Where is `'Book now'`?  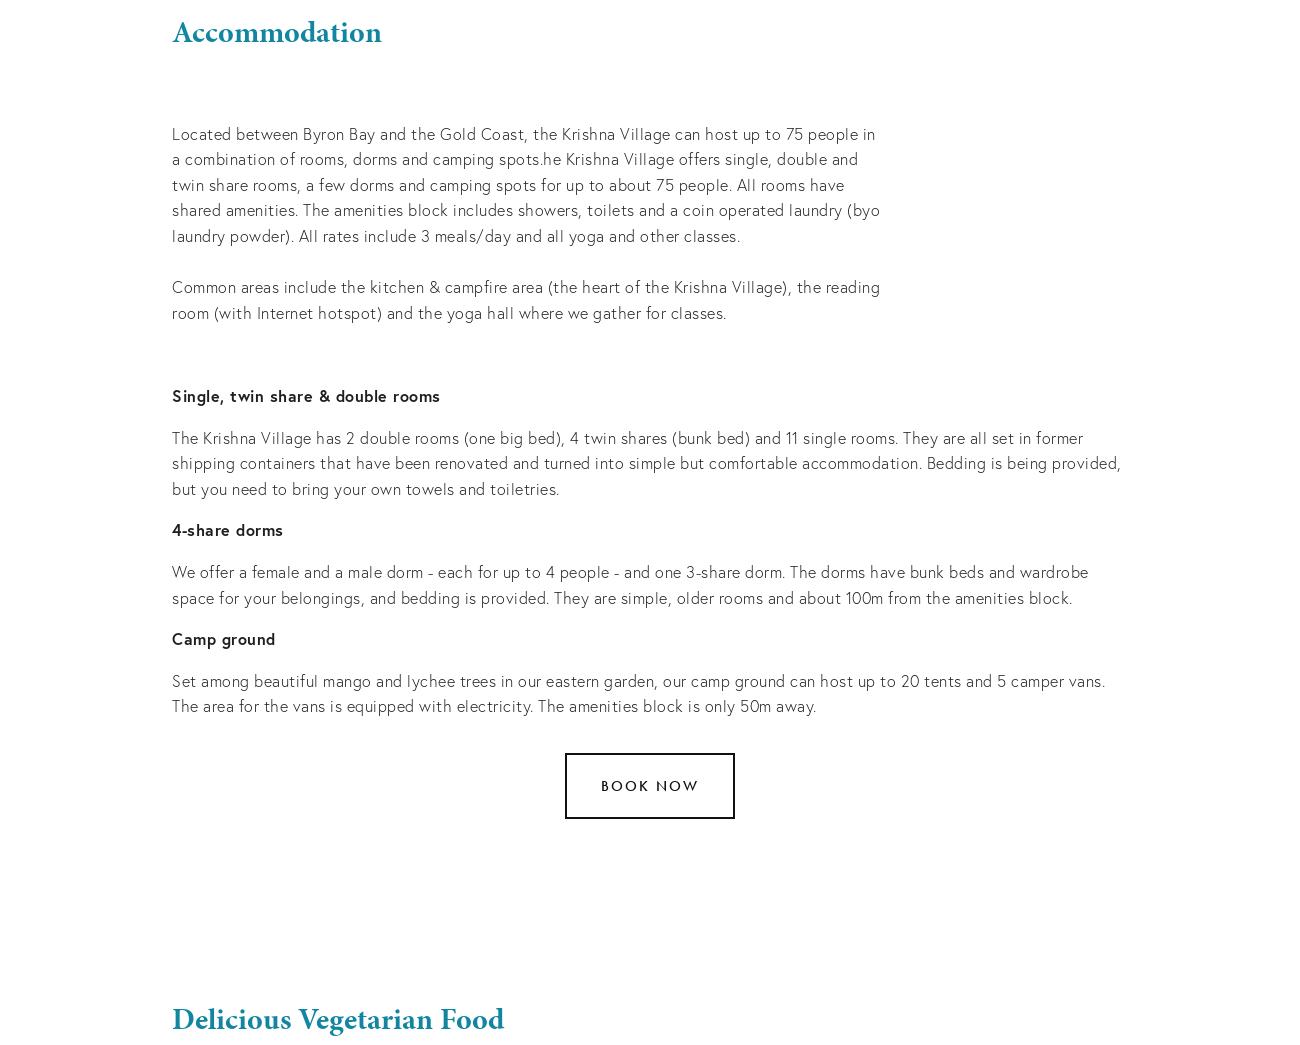 'Book now' is located at coordinates (650, 785).